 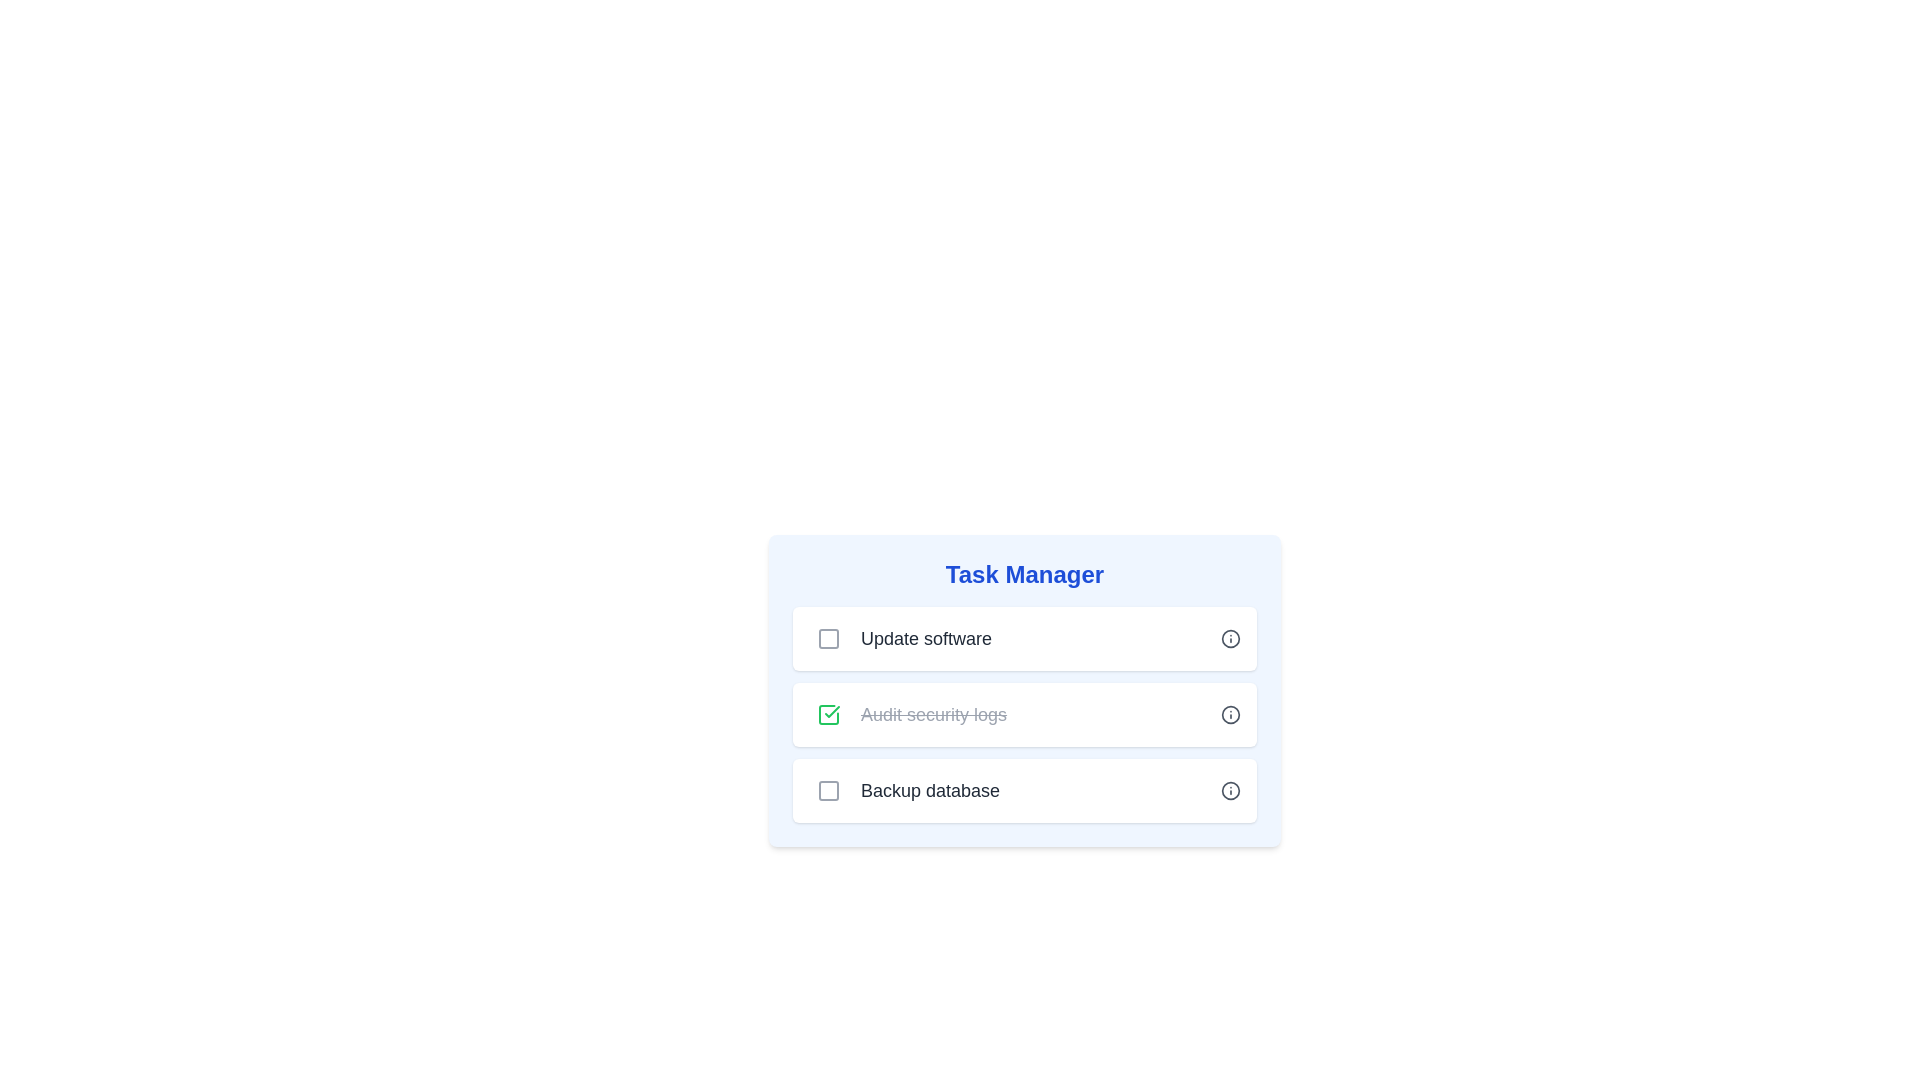 I want to click on the checkbox of the 'Backup database' task in the Task Manager list, so click(x=1025, y=789).